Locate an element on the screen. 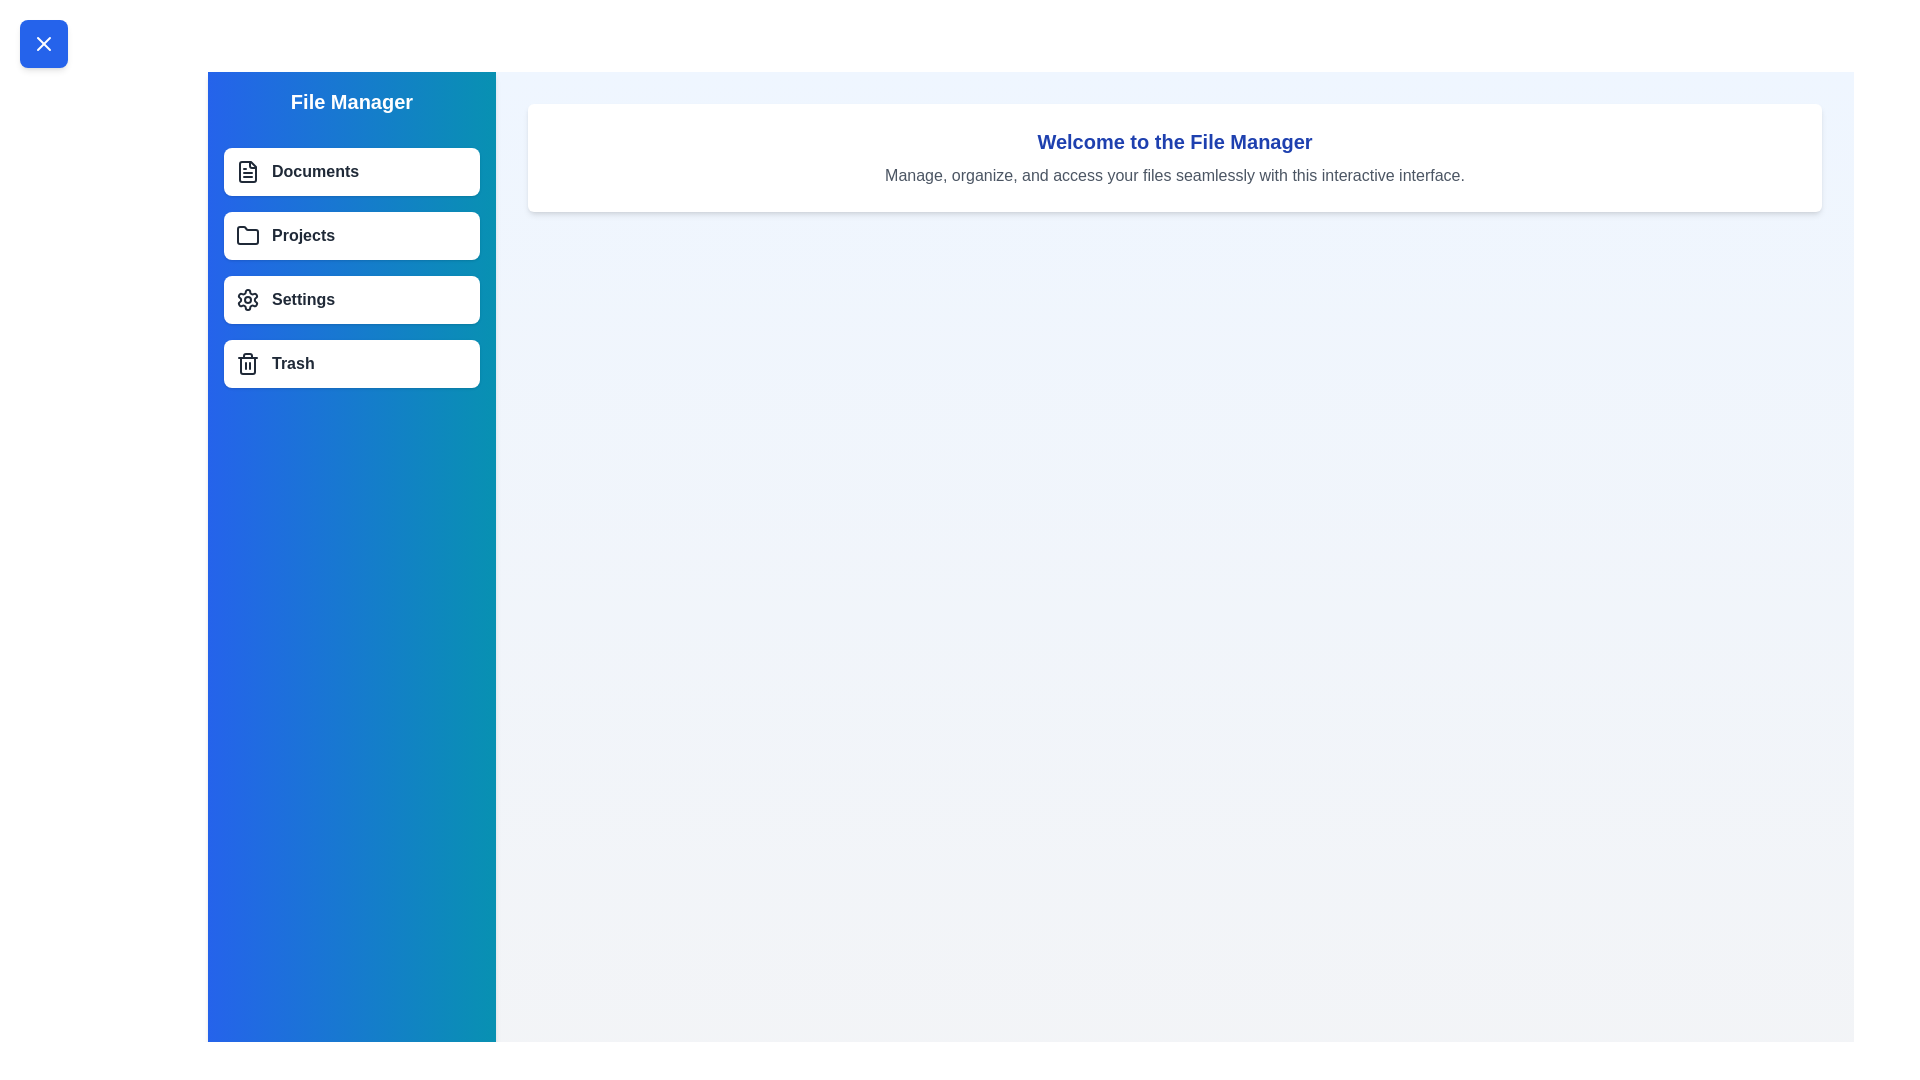 This screenshot has height=1080, width=1920. the menu item labeled Documents to select it is located at coordinates (351, 171).